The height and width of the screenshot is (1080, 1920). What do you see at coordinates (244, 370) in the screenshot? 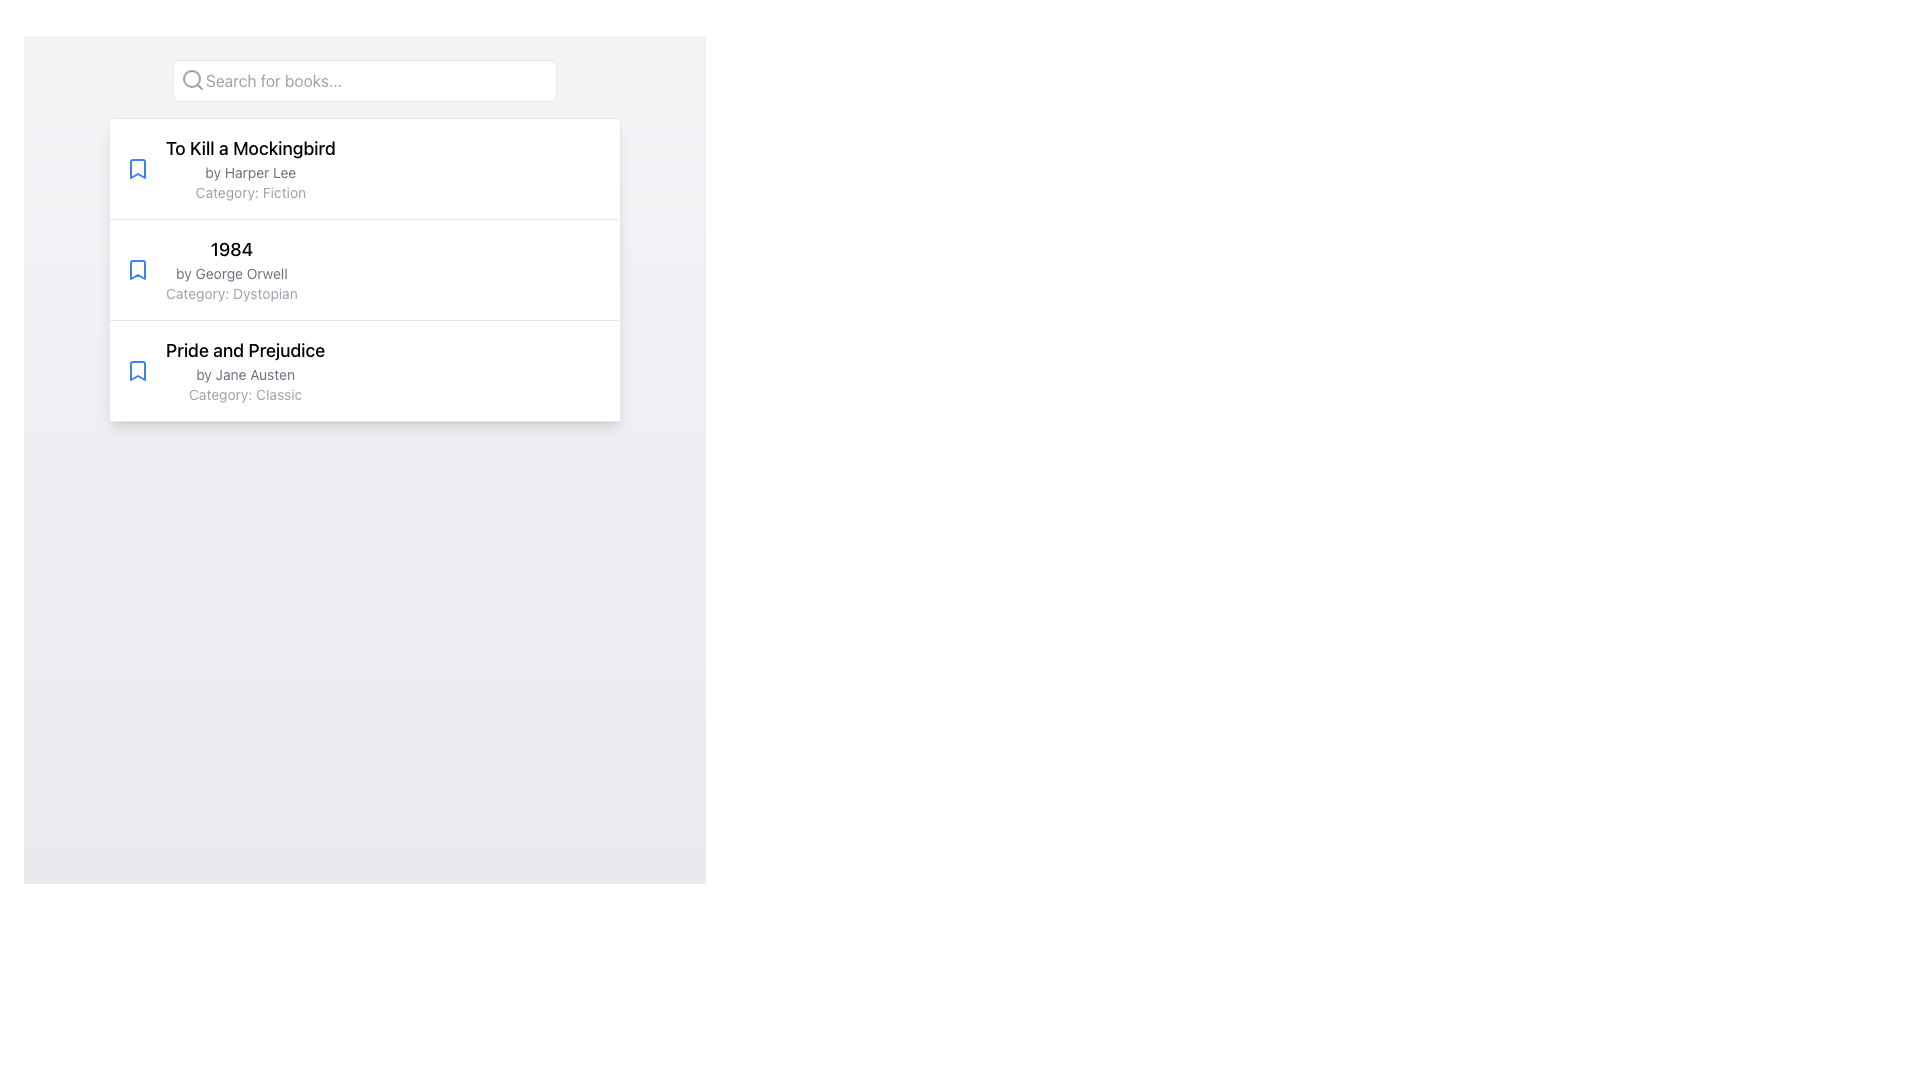
I see `information presented in the Text Content Group containing 'Pride and Prejudice', 'by Jane Austen', and 'Category: Classic', which is the third entry in a vertical list within a white card` at bounding box center [244, 370].